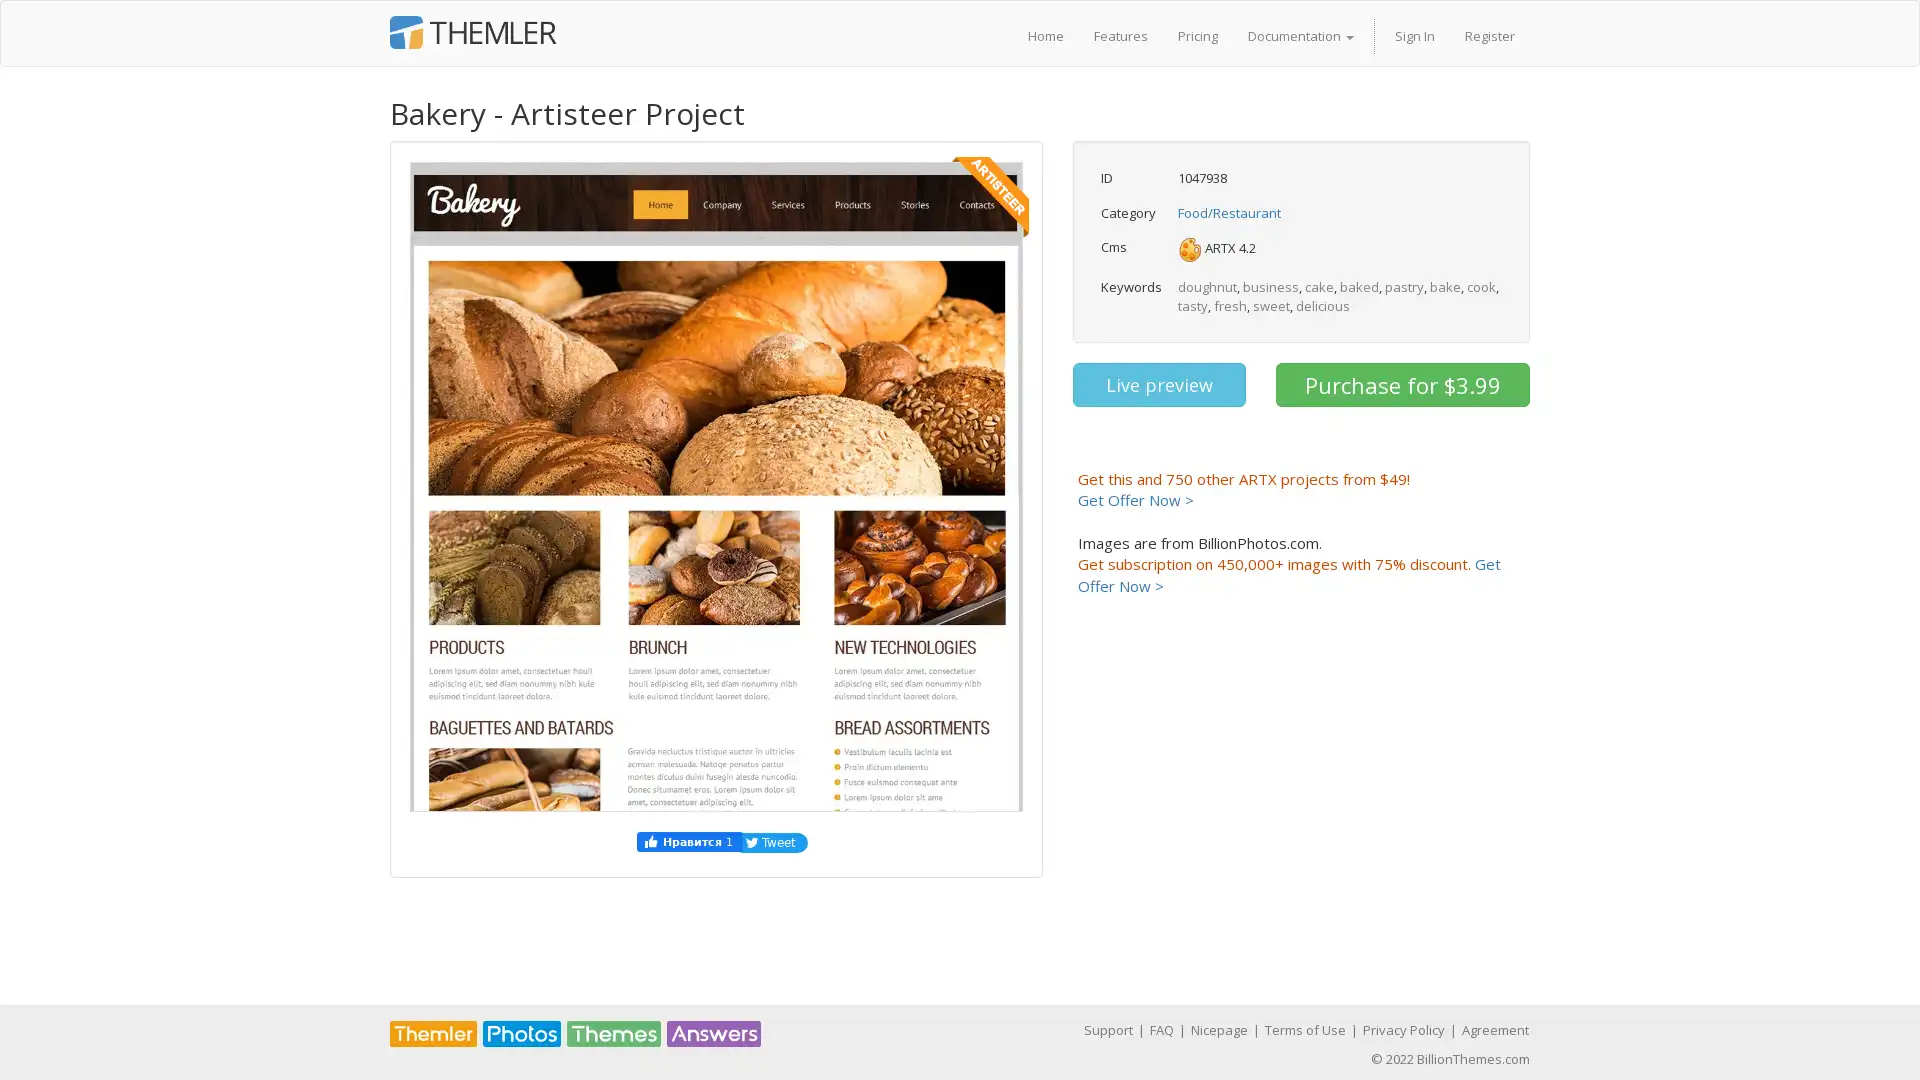 The width and height of the screenshot is (1920, 1080). Describe the element at coordinates (1401, 385) in the screenshot. I see `Purchase for $3.99` at that location.